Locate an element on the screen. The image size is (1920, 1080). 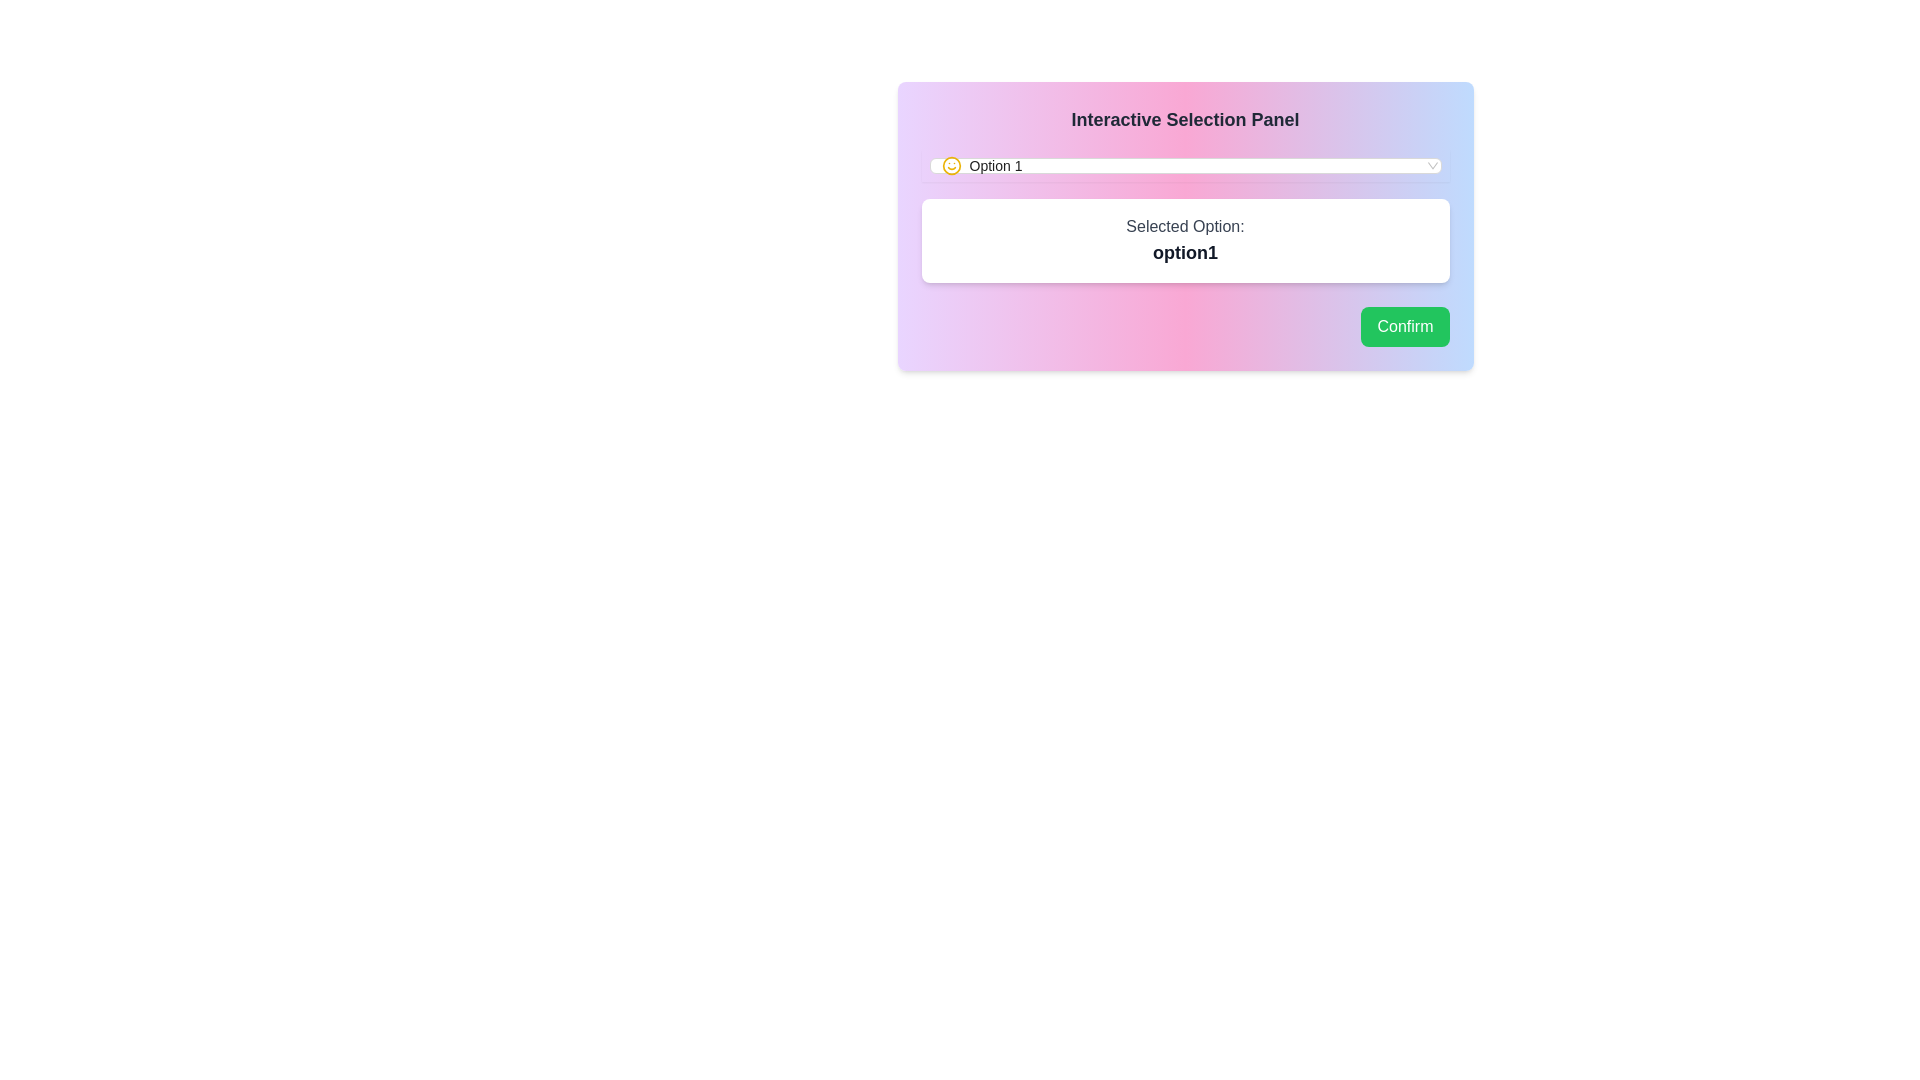
the Dropdown selector, which has a gradient background, a smiley face icon on the left, and displays 'Option 1' in black text is located at coordinates (1185, 164).